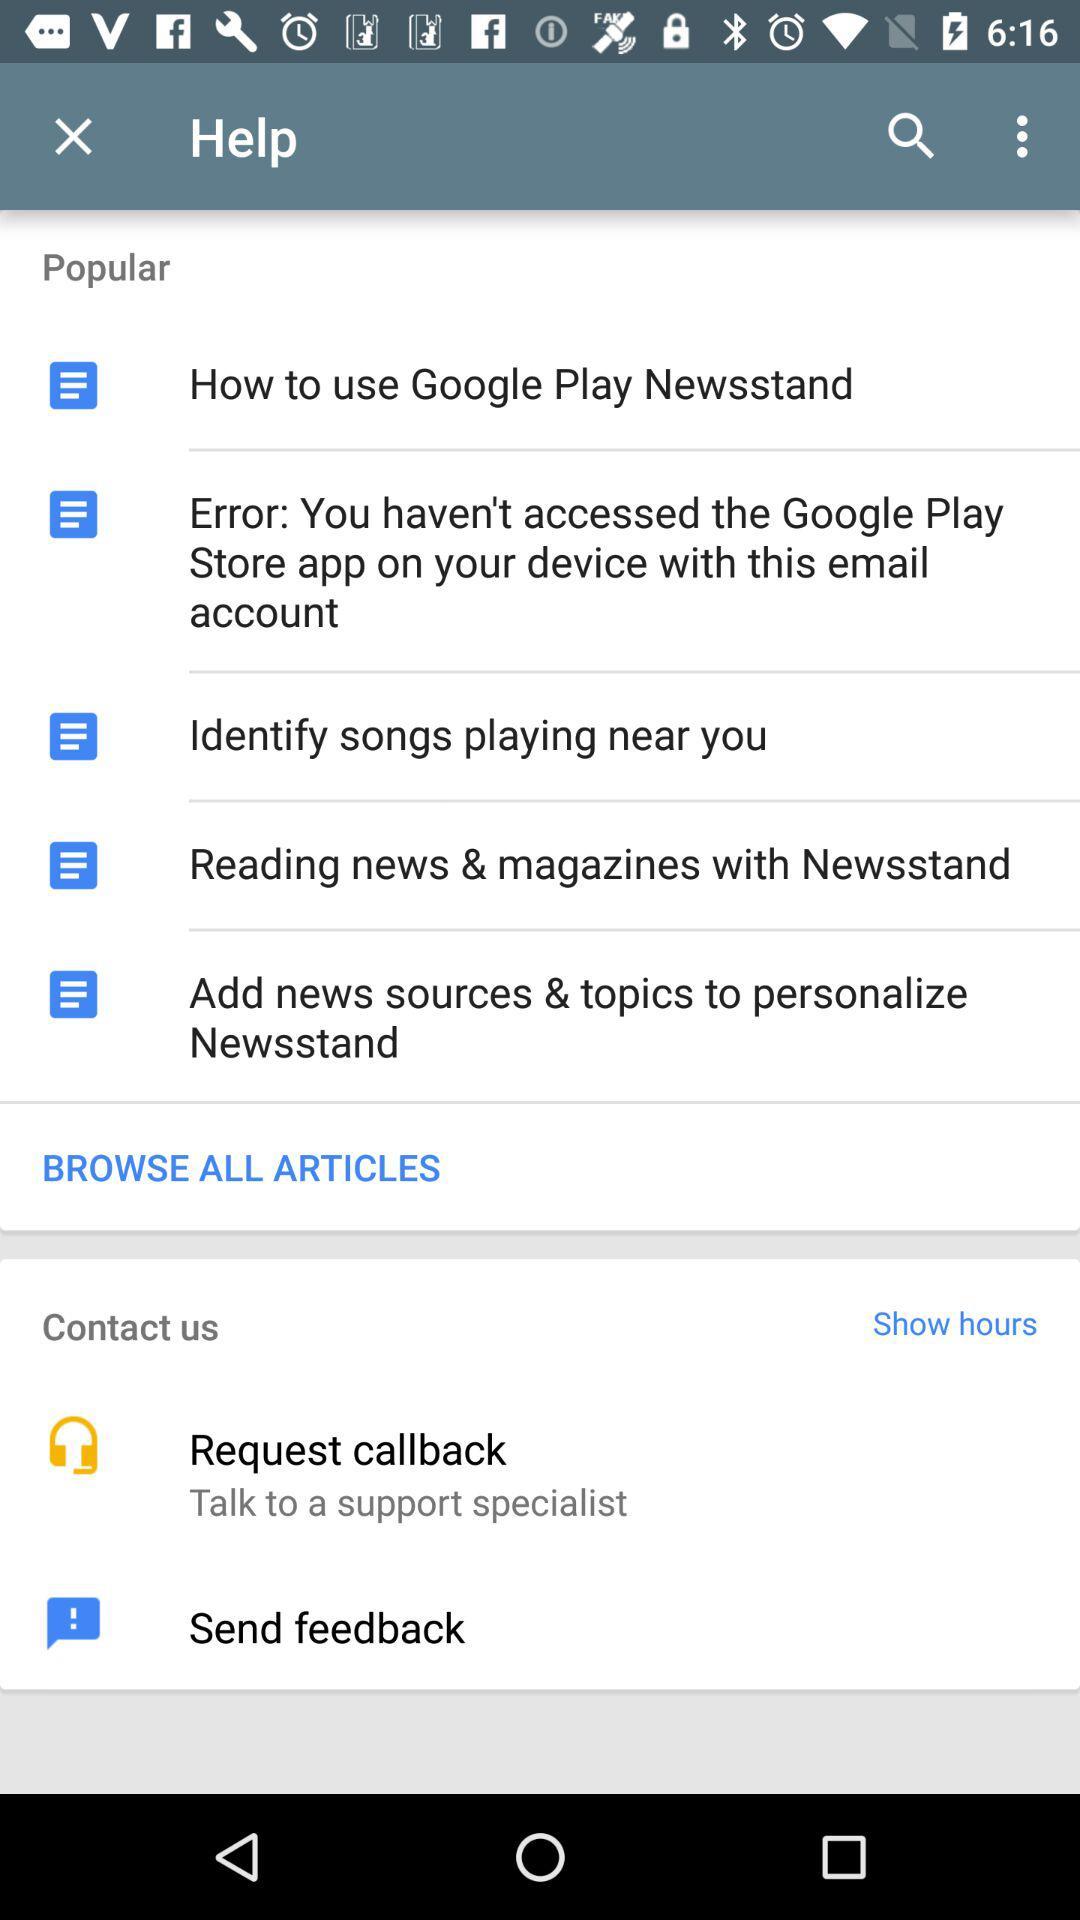 This screenshot has height=1920, width=1080. What do you see at coordinates (911, 135) in the screenshot?
I see `the item to the right of the help app` at bounding box center [911, 135].